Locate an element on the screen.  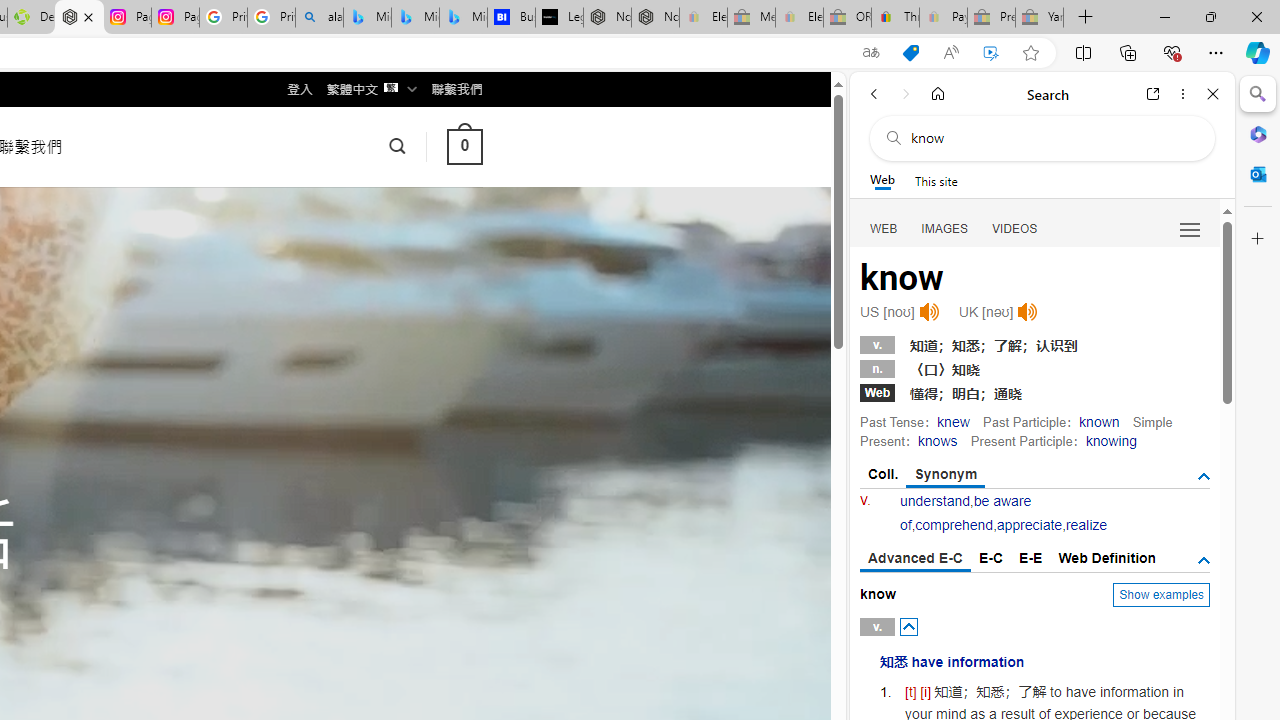
'Advanced E-C' is located at coordinates (914, 559).